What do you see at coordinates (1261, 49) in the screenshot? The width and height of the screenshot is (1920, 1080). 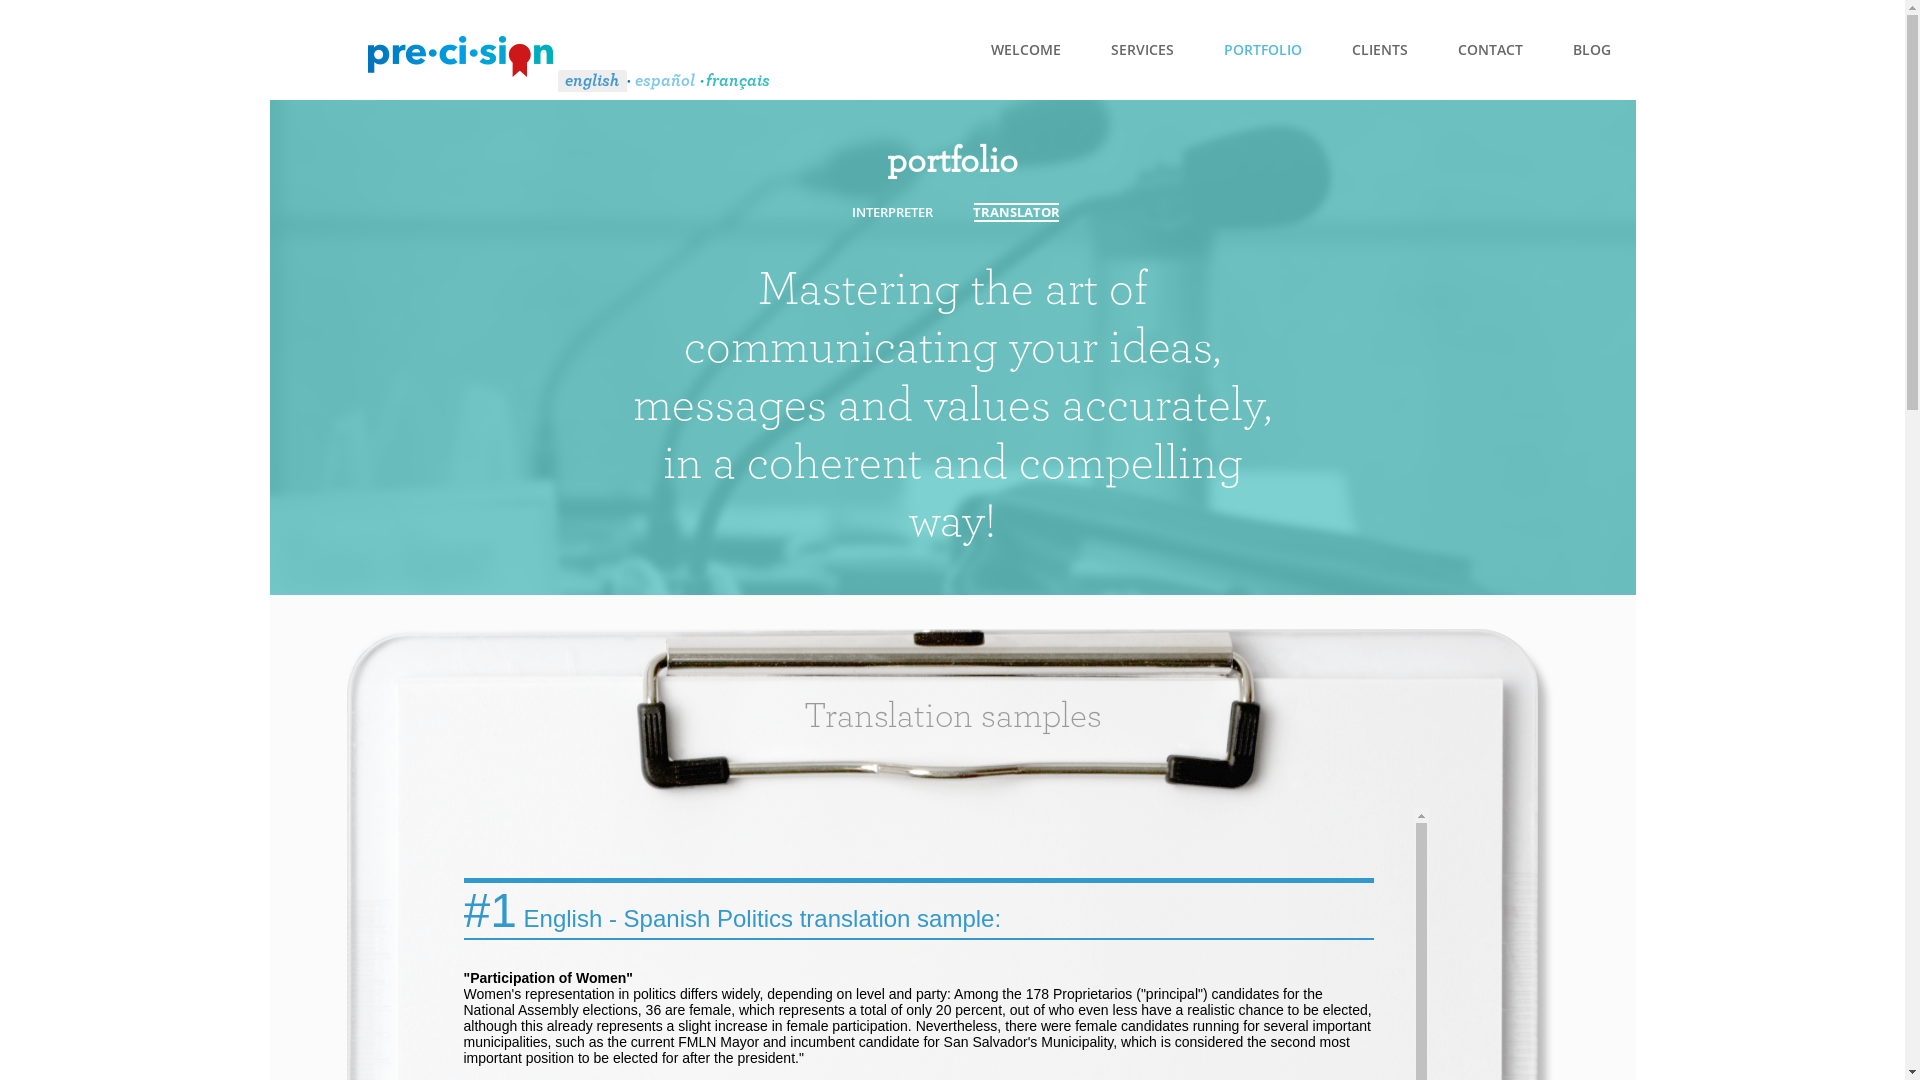 I see `'PORTFOLIO'` at bounding box center [1261, 49].